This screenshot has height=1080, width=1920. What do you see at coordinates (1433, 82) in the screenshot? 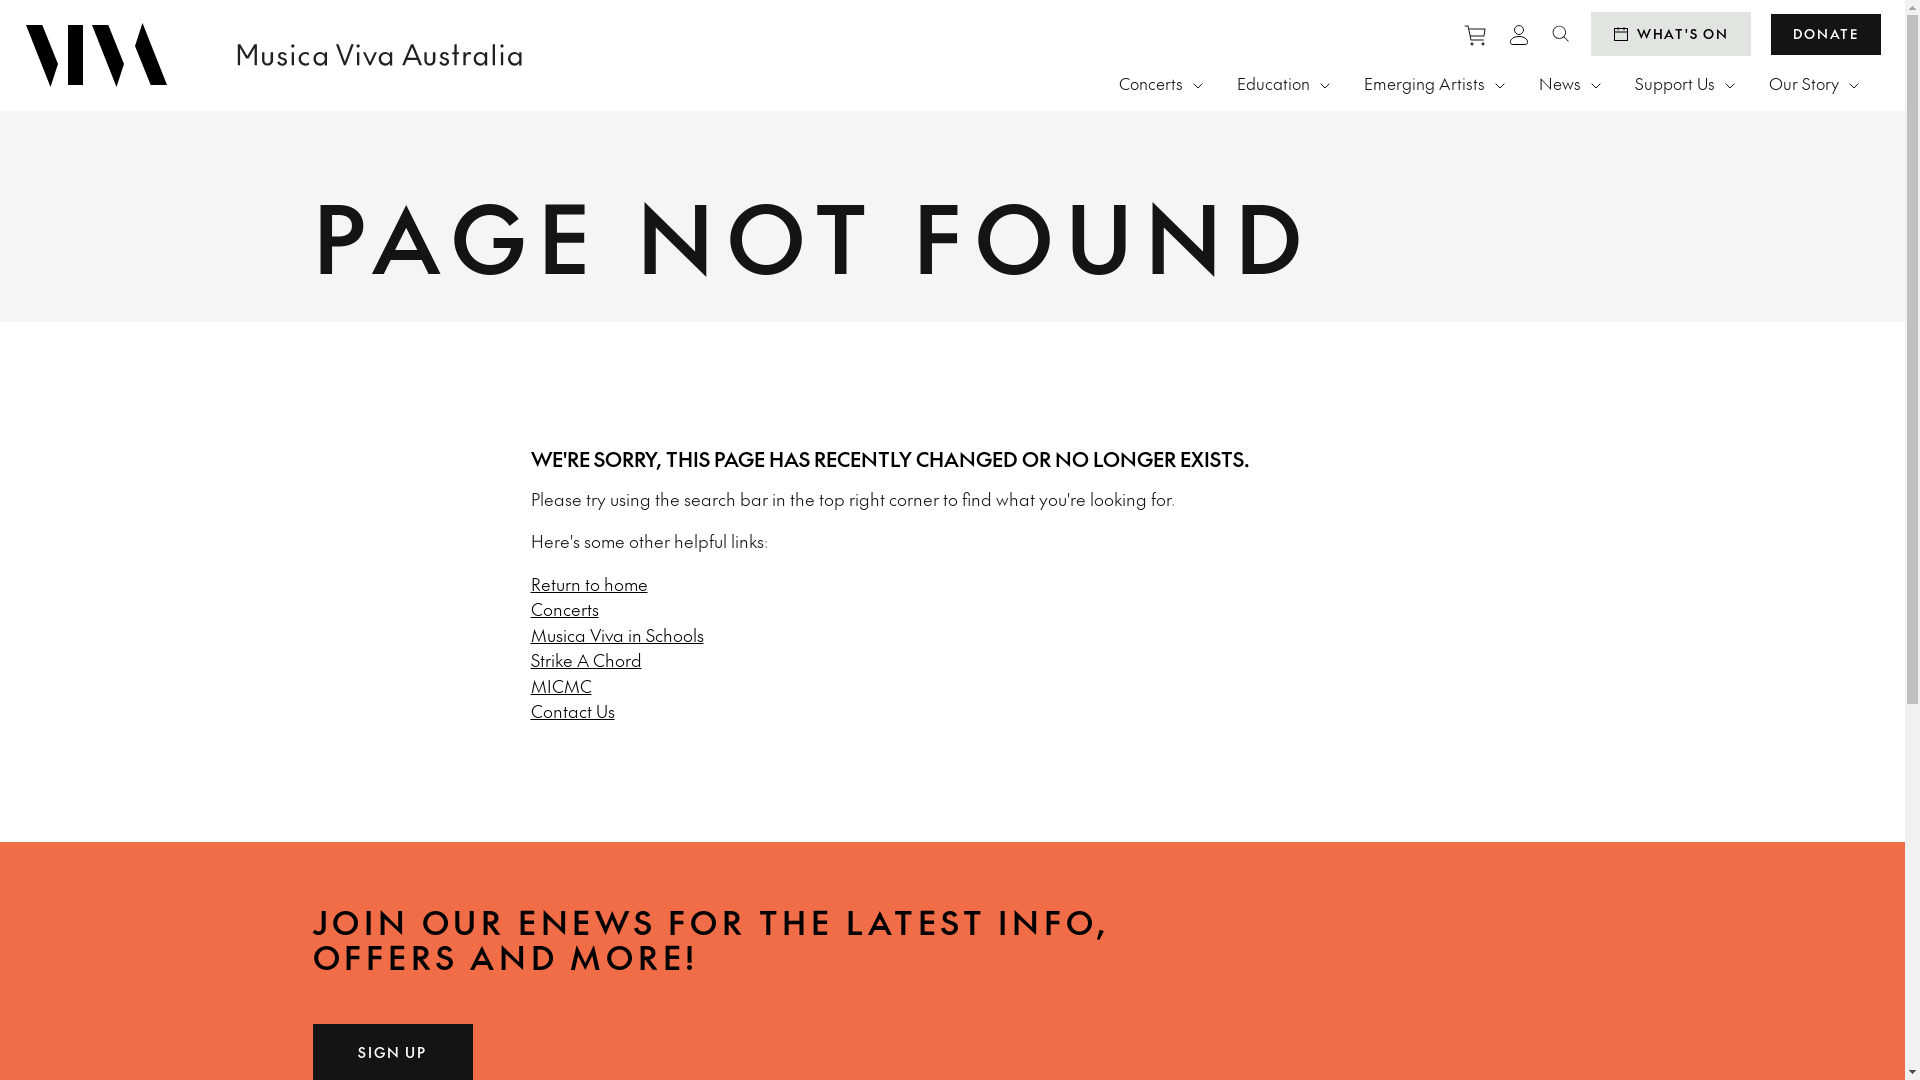
I see `'Emerging Artists'` at bounding box center [1433, 82].